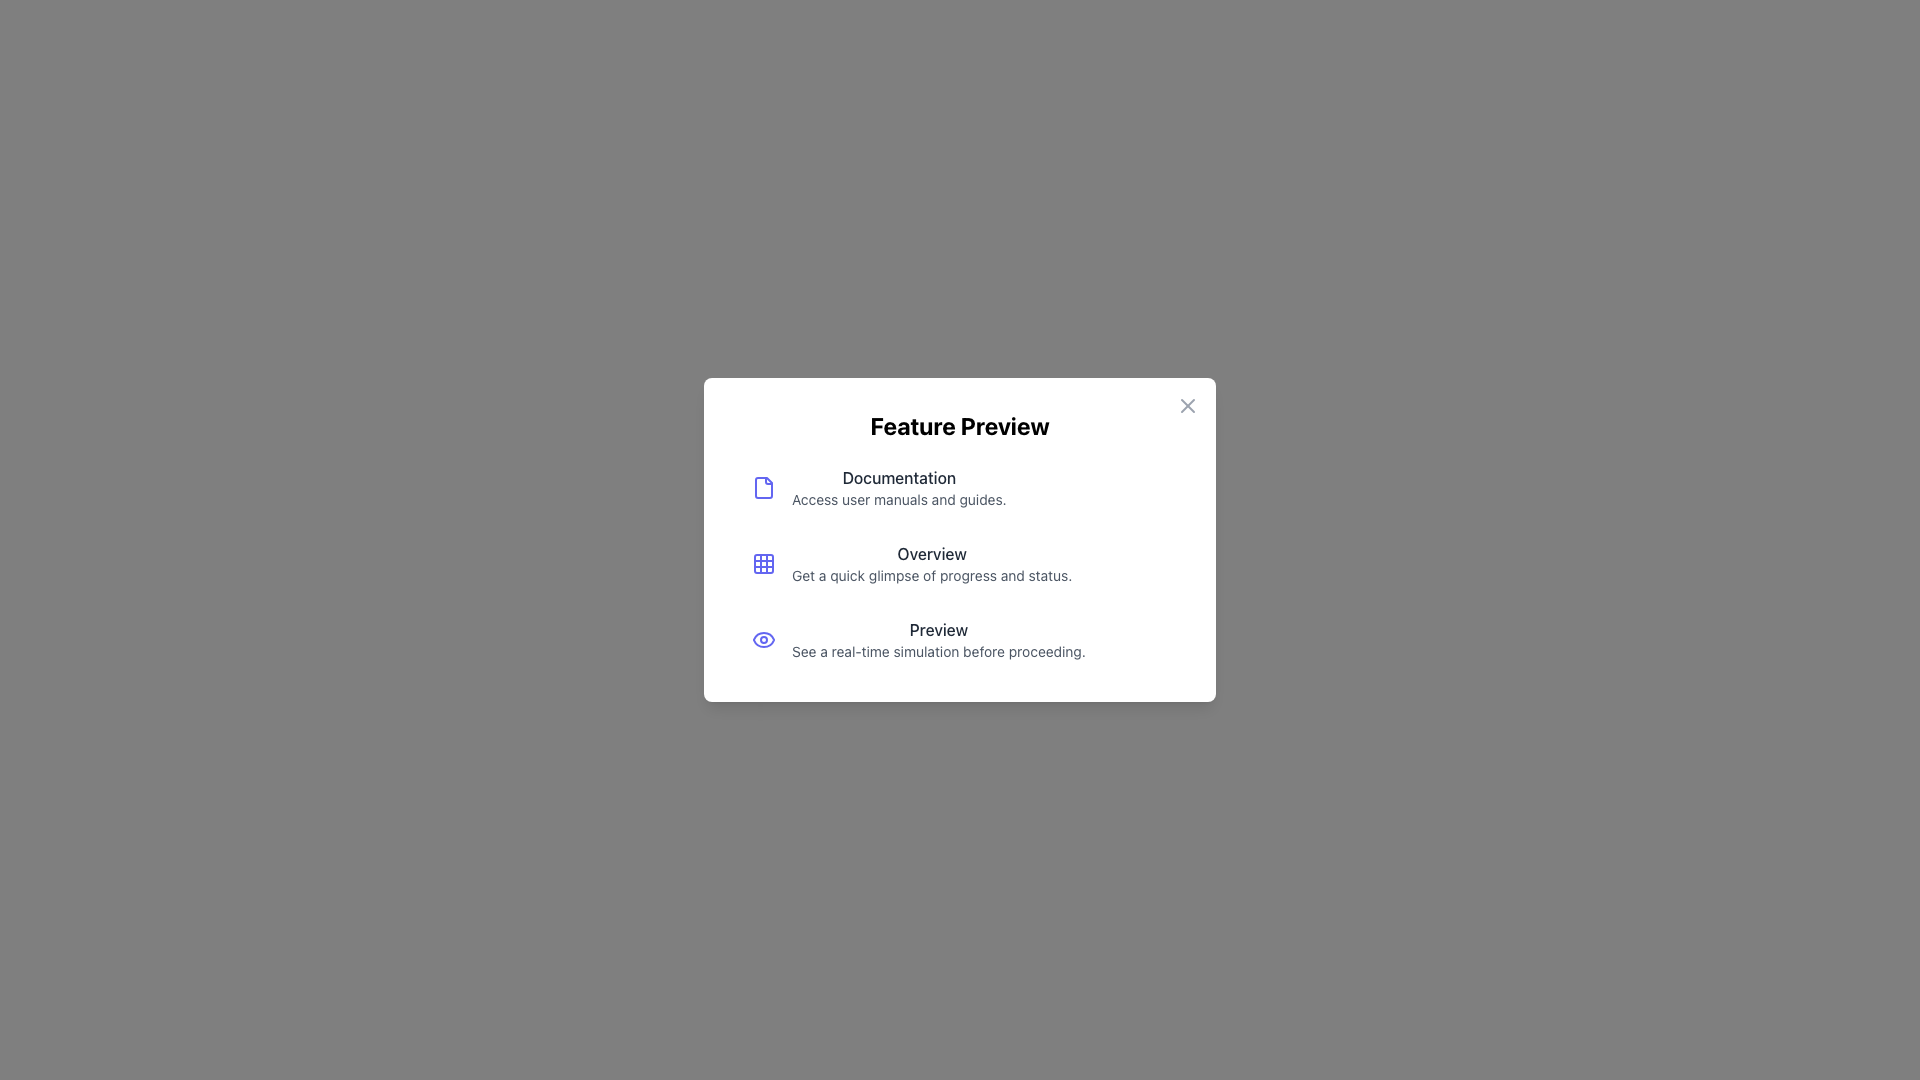  Describe the element at coordinates (937, 651) in the screenshot. I see `the text label element that reads 'See a real-time simulation before proceeding.' which is located below the 'Preview' label in the modal dialog box` at that location.